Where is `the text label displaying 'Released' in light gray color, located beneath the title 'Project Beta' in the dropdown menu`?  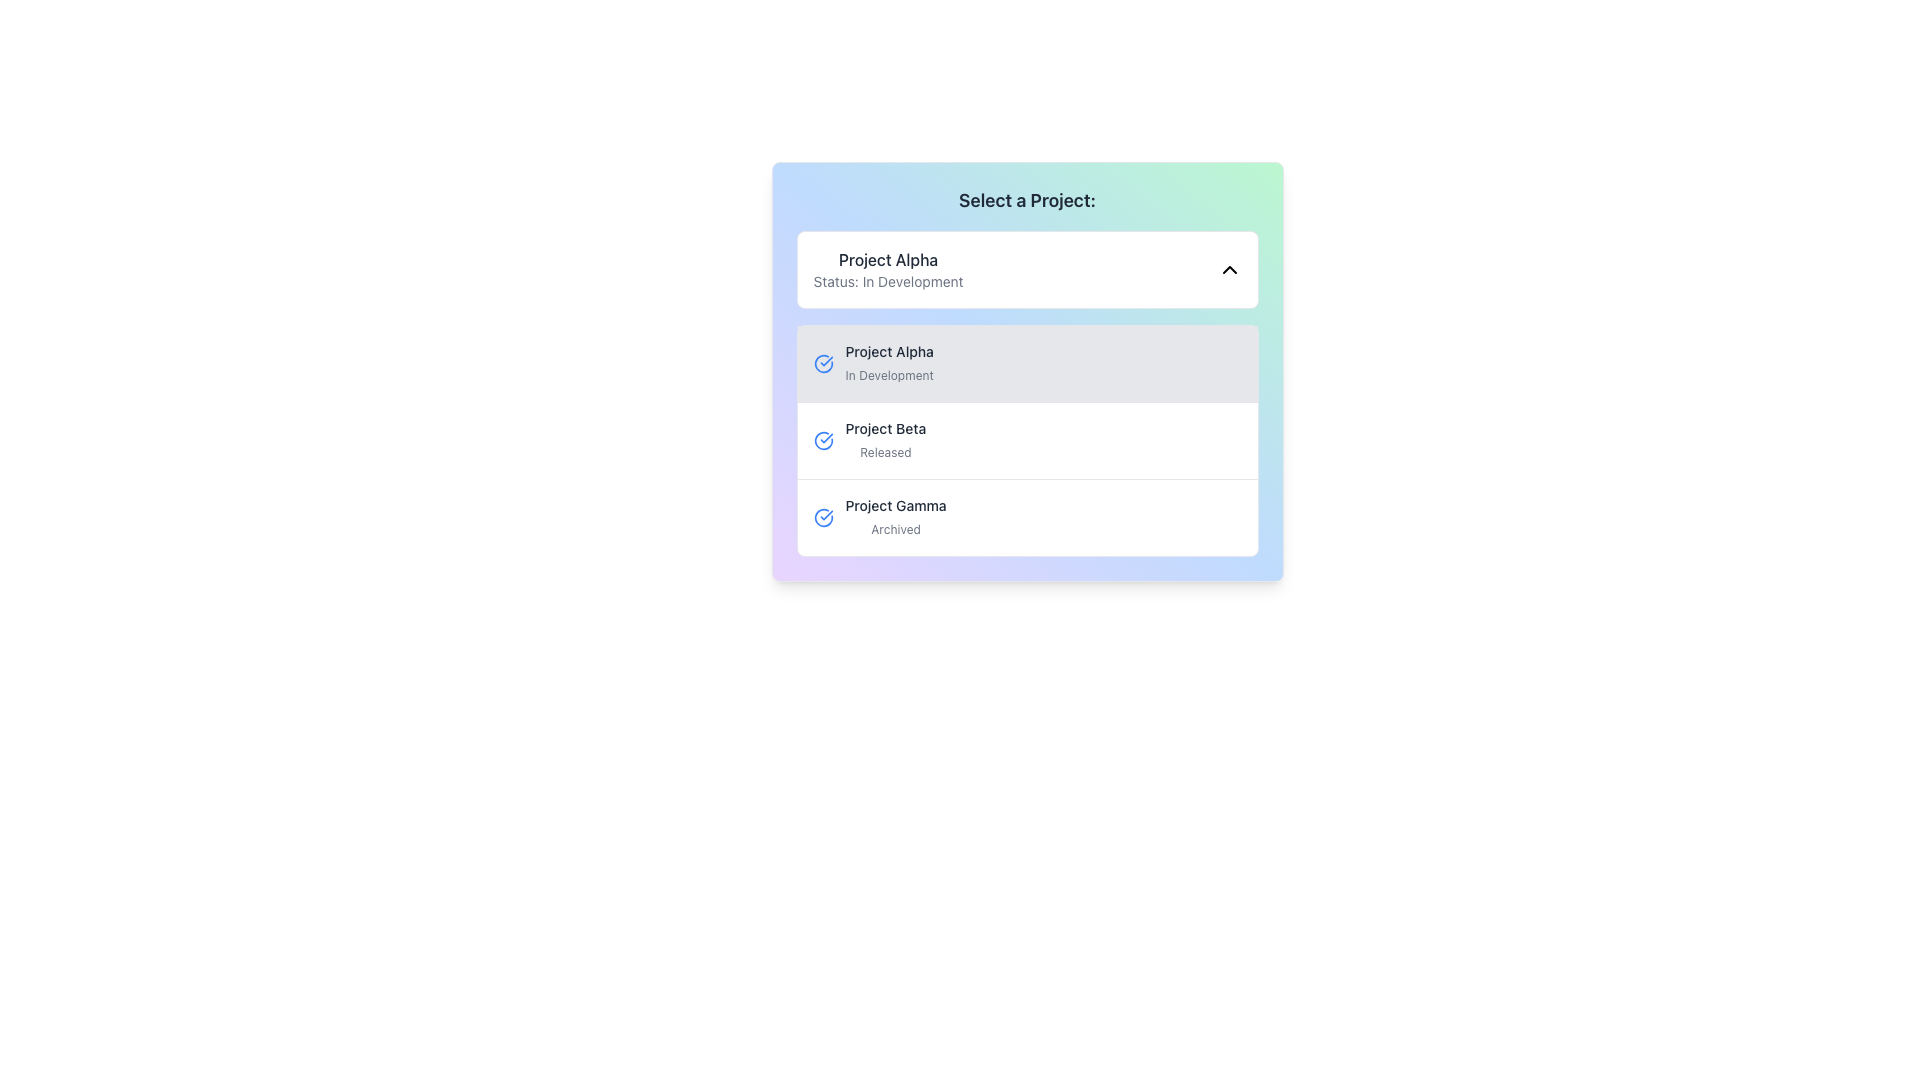
the text label displaying 'Released' in light gray color, located beneath the title 'Project Beta' in the dropdown menu is located at coordinates (884, 452).